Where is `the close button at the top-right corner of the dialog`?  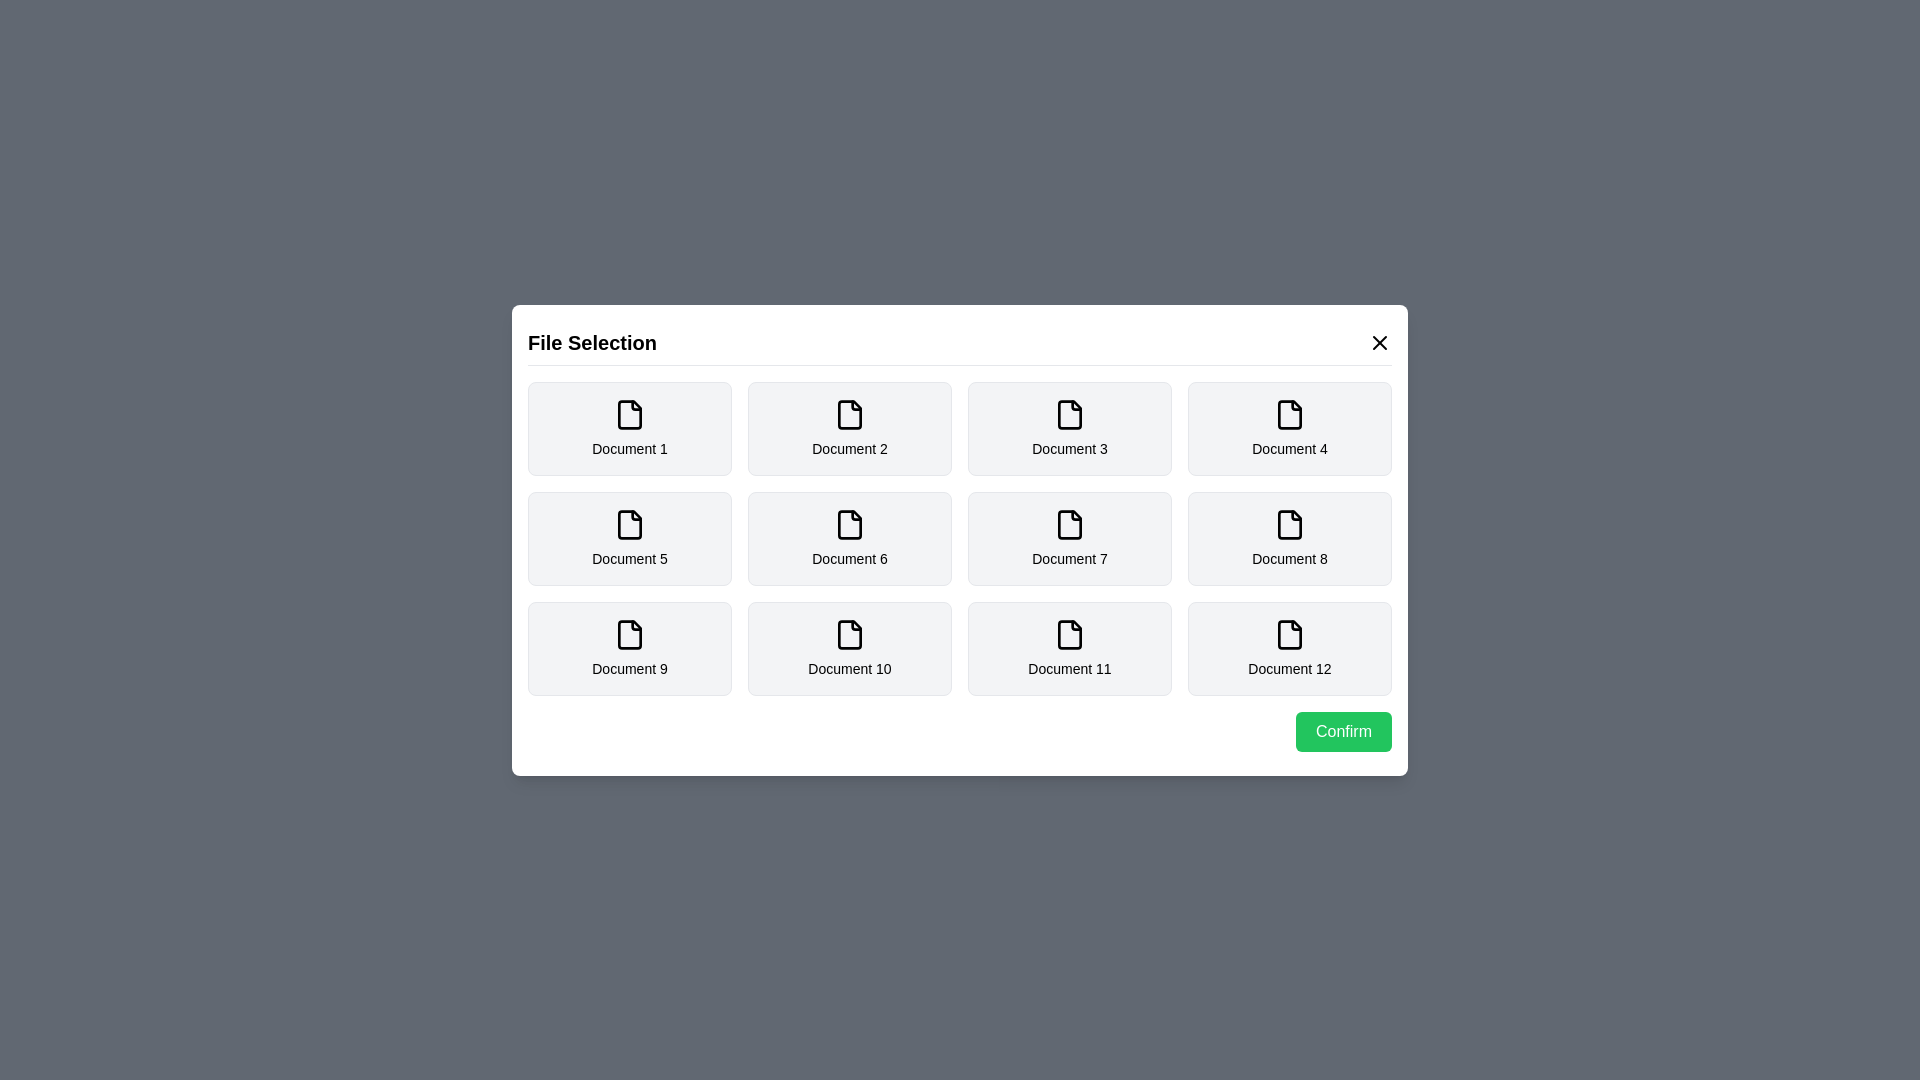 the close button at the top-right corner of the dialog is located at coordinates (1379, 341).